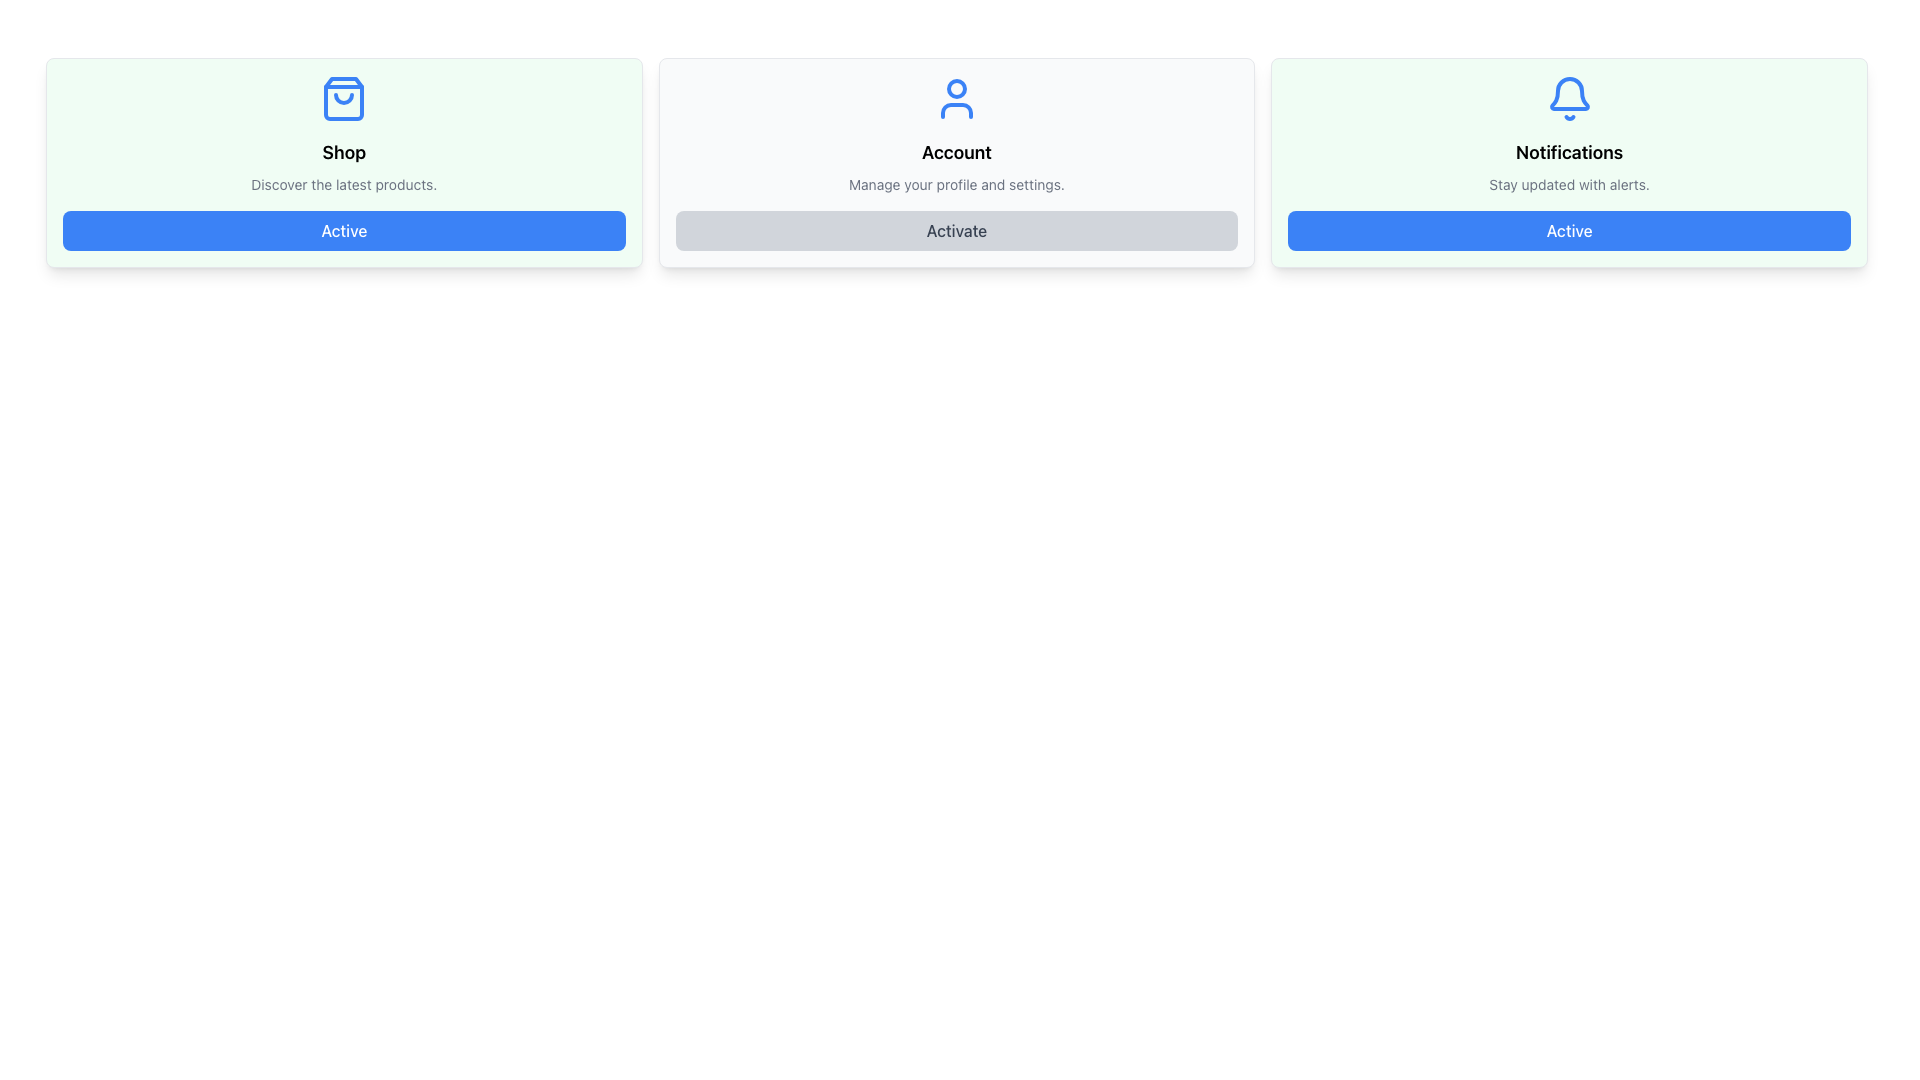 The width and height of the screenshot is (1920, 1080). What do you see at coordinates (344, 99) in the screenshot?
I see `the 'Shop' icon located at the top of the leftmost card in a row of three cards, above the text 'Shop'` at bounding box center [344, 99].